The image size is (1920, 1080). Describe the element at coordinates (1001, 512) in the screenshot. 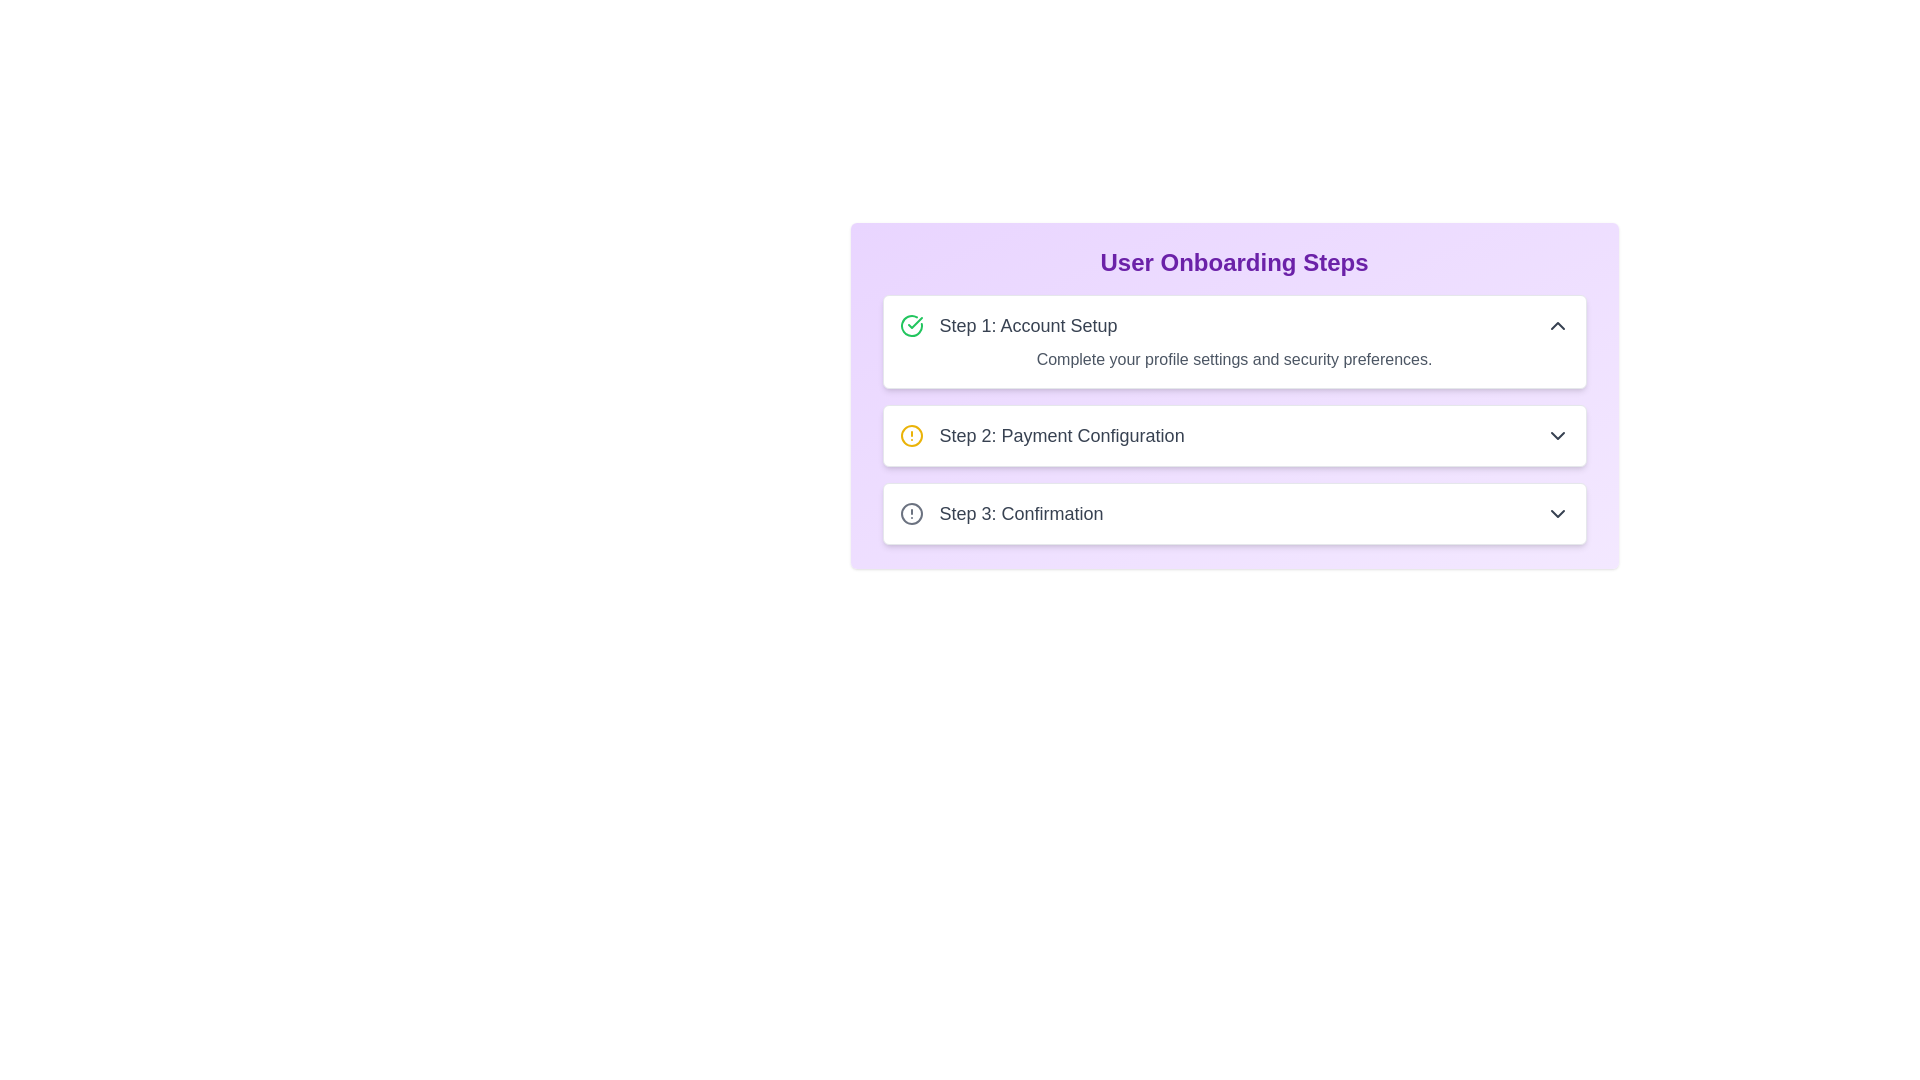

I see `text label indicating 'Step 3: Confirmation' in the user onboarding process, which is located below 'Step 1: Account Setup' and 'Step 2: Payment Configuration'` at that location.